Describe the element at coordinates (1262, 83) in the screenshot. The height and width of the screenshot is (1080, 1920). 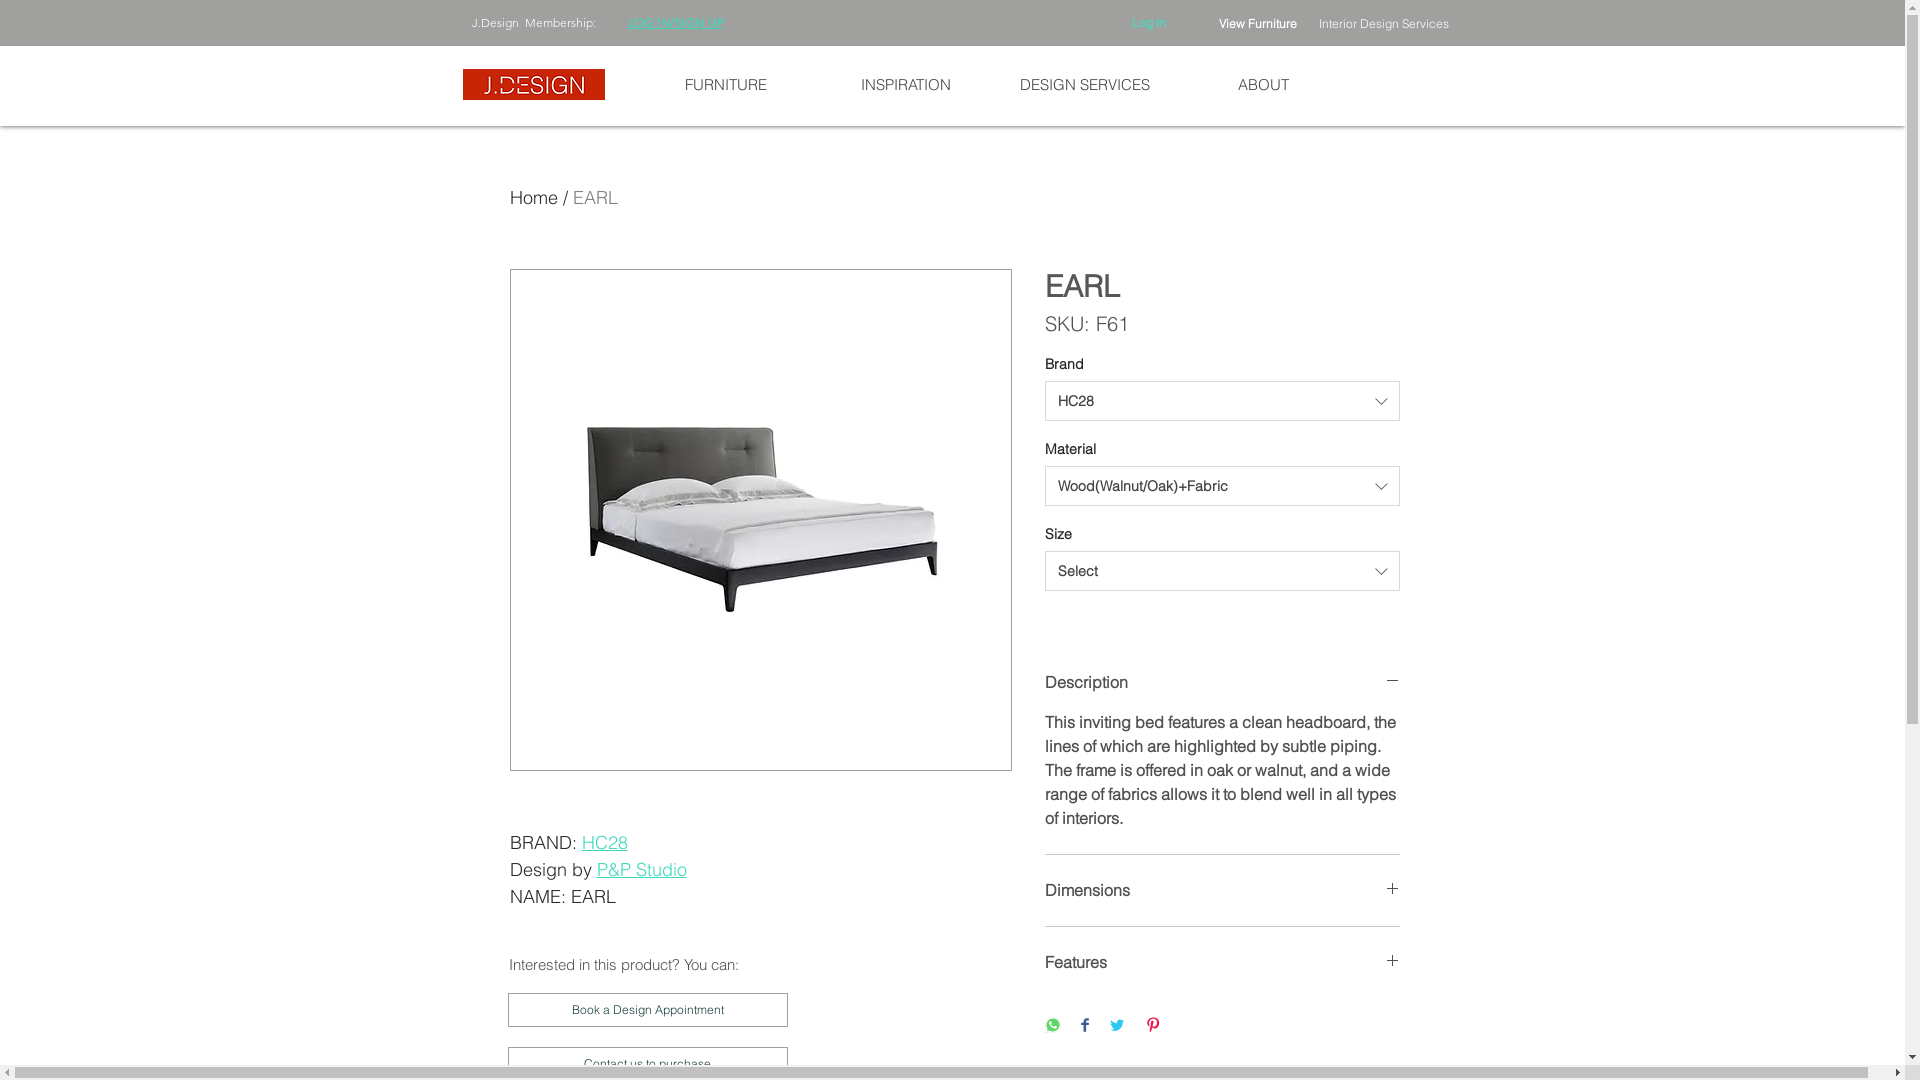
I see `'ABOUT'` at that location.